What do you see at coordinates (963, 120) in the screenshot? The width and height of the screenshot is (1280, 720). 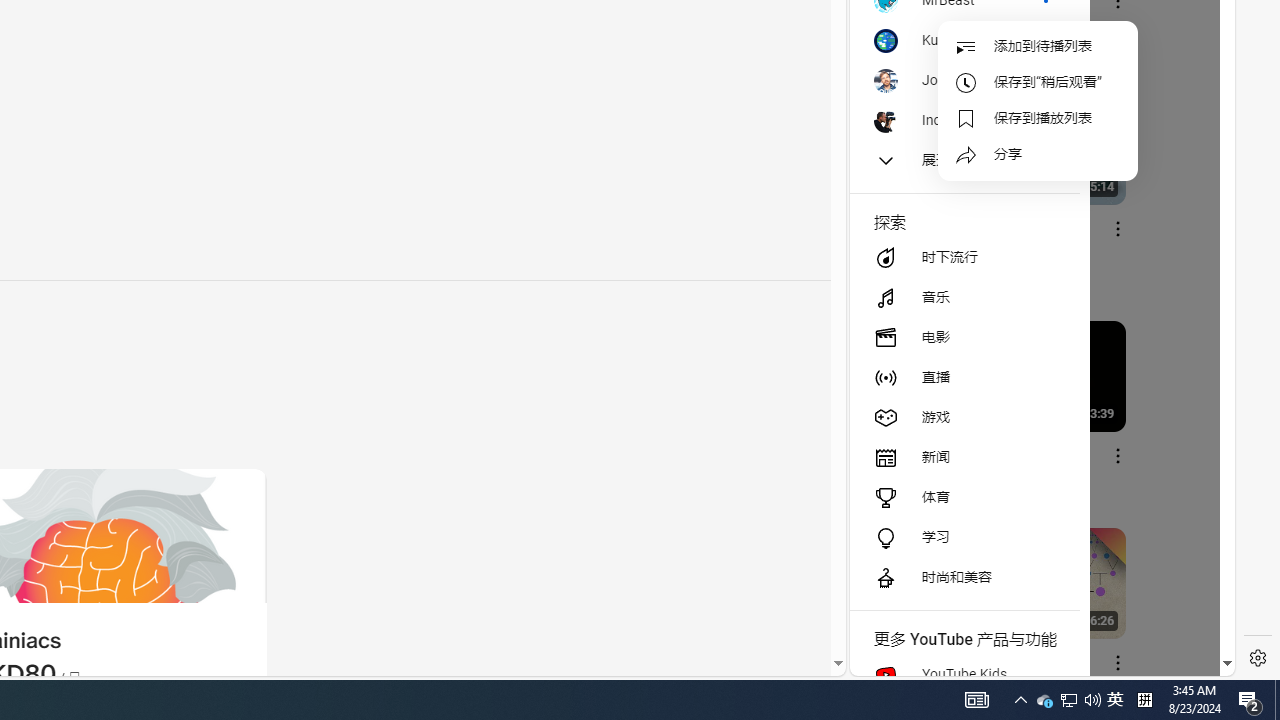 I see `'Indigo Traveller'` at bounding box center [963, 120].